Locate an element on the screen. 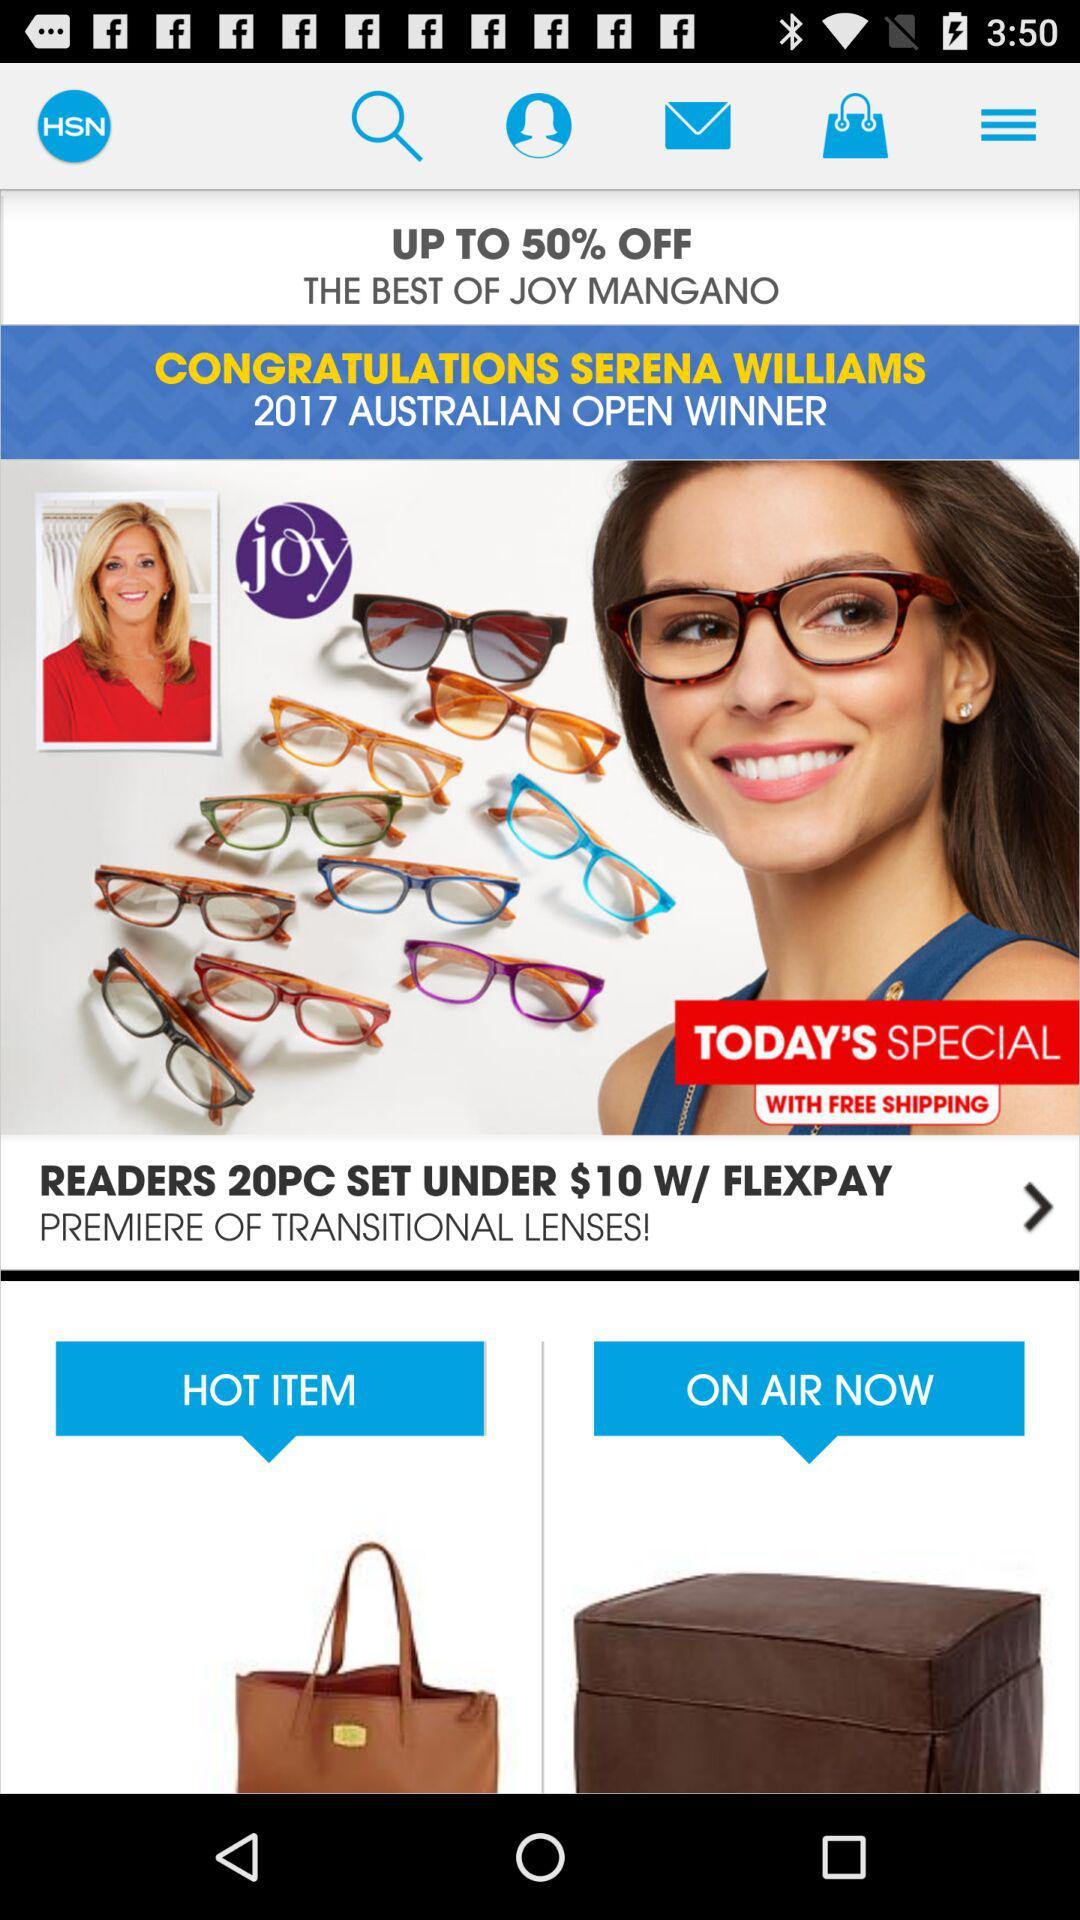  details is located at coordinates (540, 864).